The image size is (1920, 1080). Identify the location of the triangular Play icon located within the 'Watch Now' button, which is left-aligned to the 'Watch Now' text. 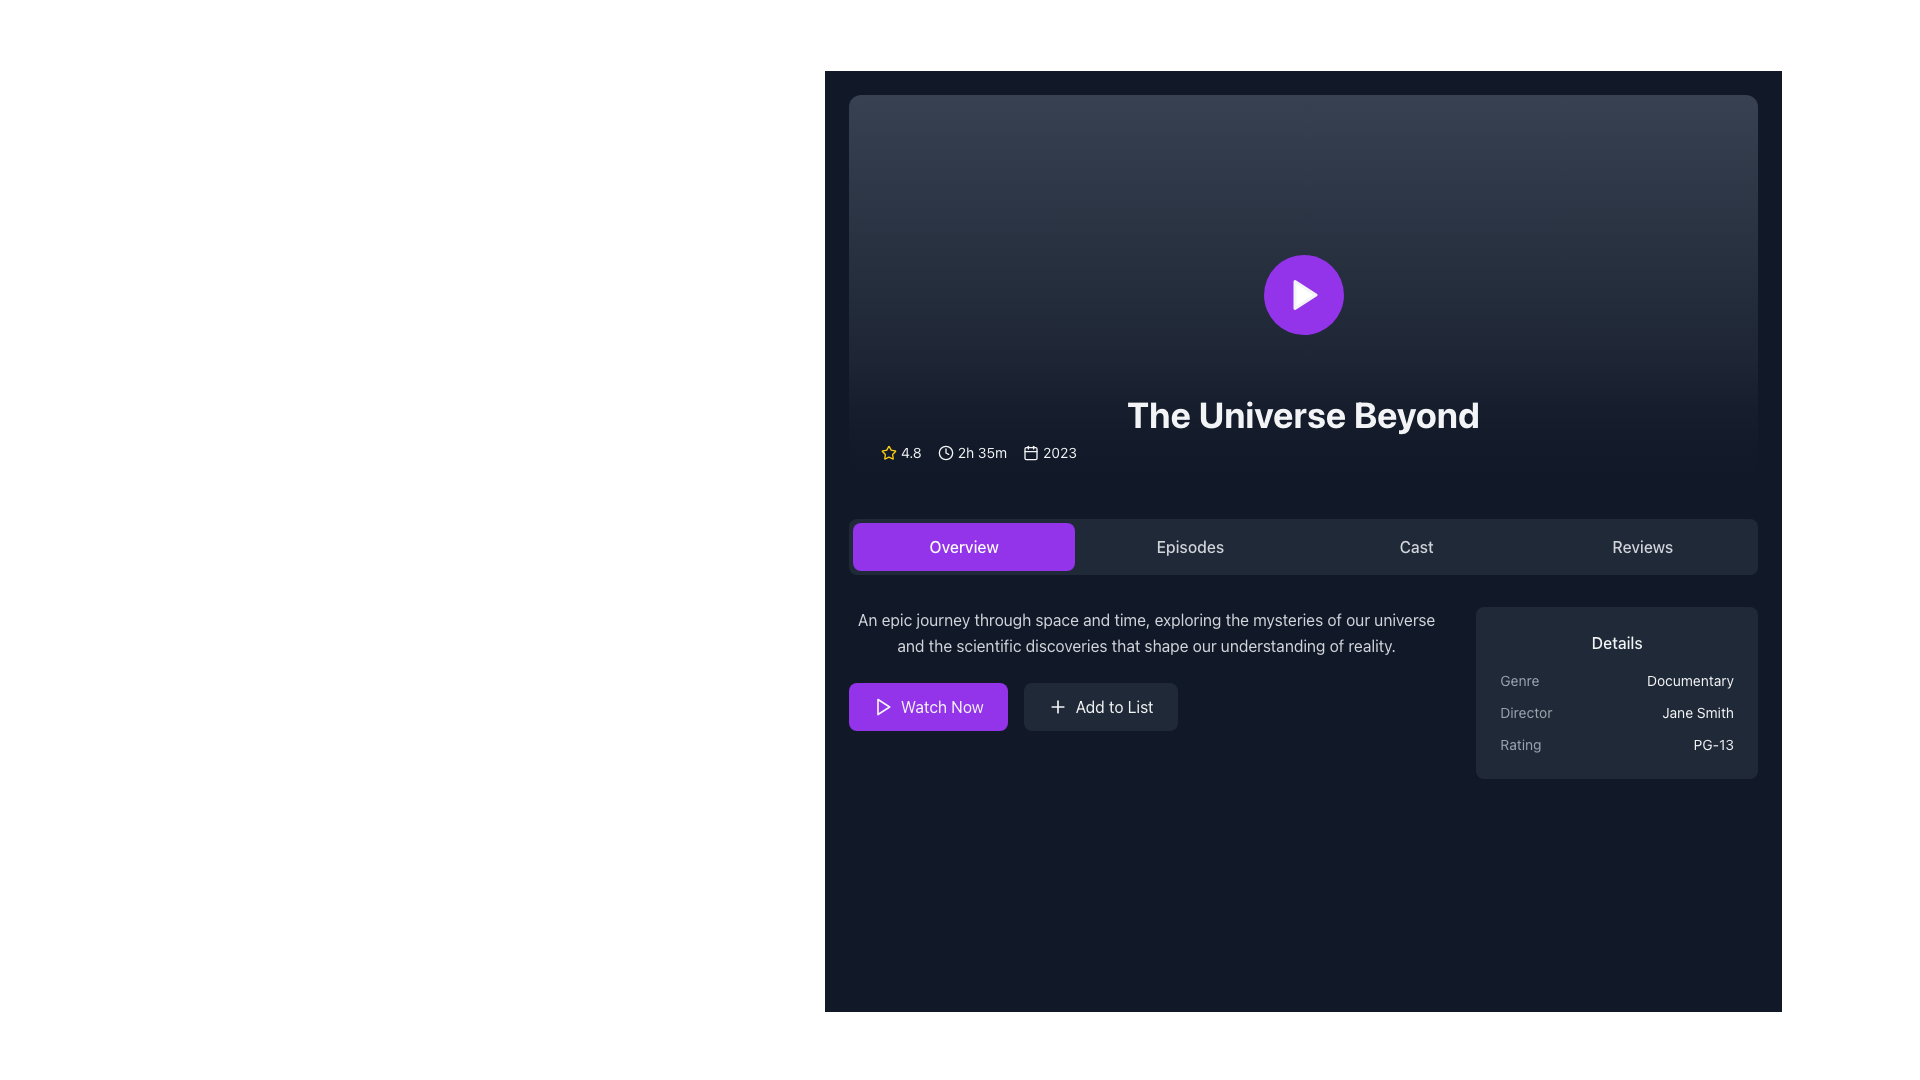
(882, 705).